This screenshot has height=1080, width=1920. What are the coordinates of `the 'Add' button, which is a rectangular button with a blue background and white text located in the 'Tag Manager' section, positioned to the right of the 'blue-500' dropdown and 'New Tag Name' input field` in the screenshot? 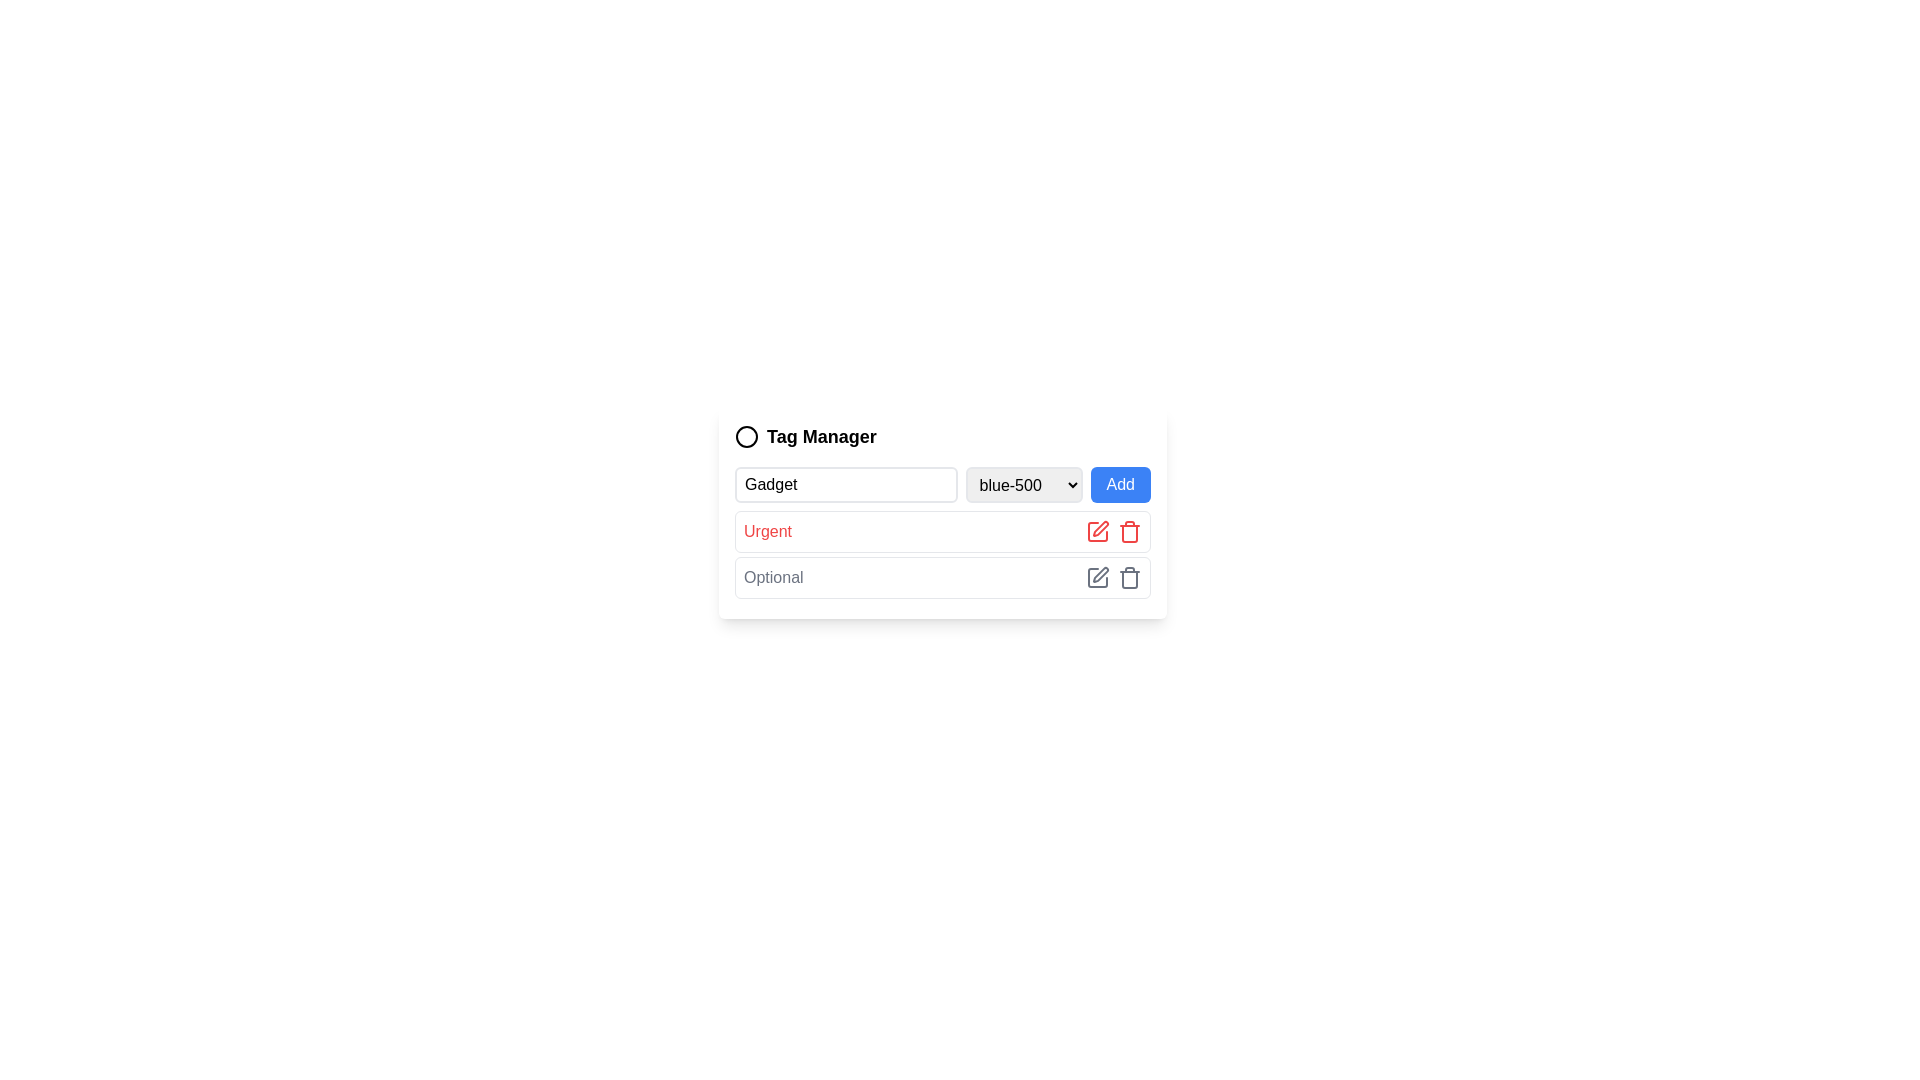 It's located at (1118, 485).